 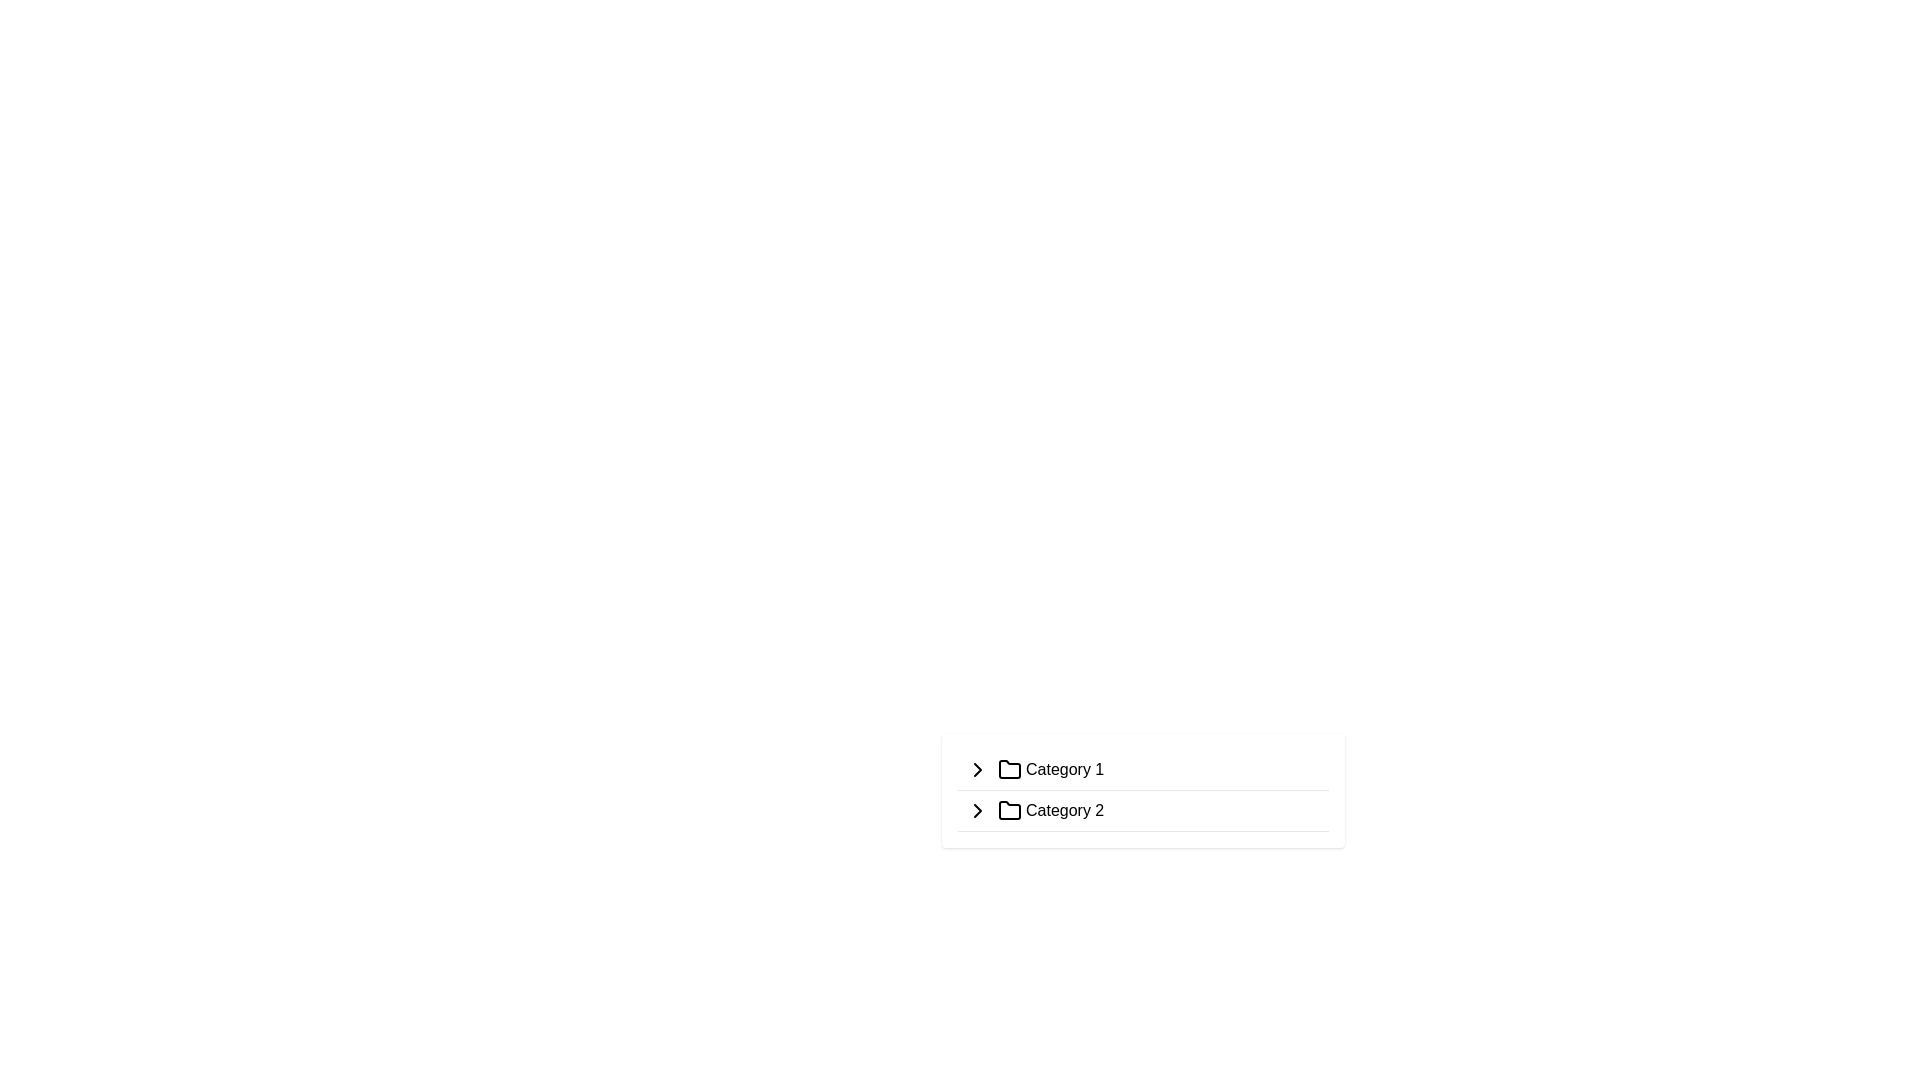 What do you see at coordinates (1009, 810) in the screenshot?
I see `the 'Category 2' folder icon in the tree view, which is the second folder icon and is visually indicated by its graphical representation as a folder` at bounding box center [1009, 810].